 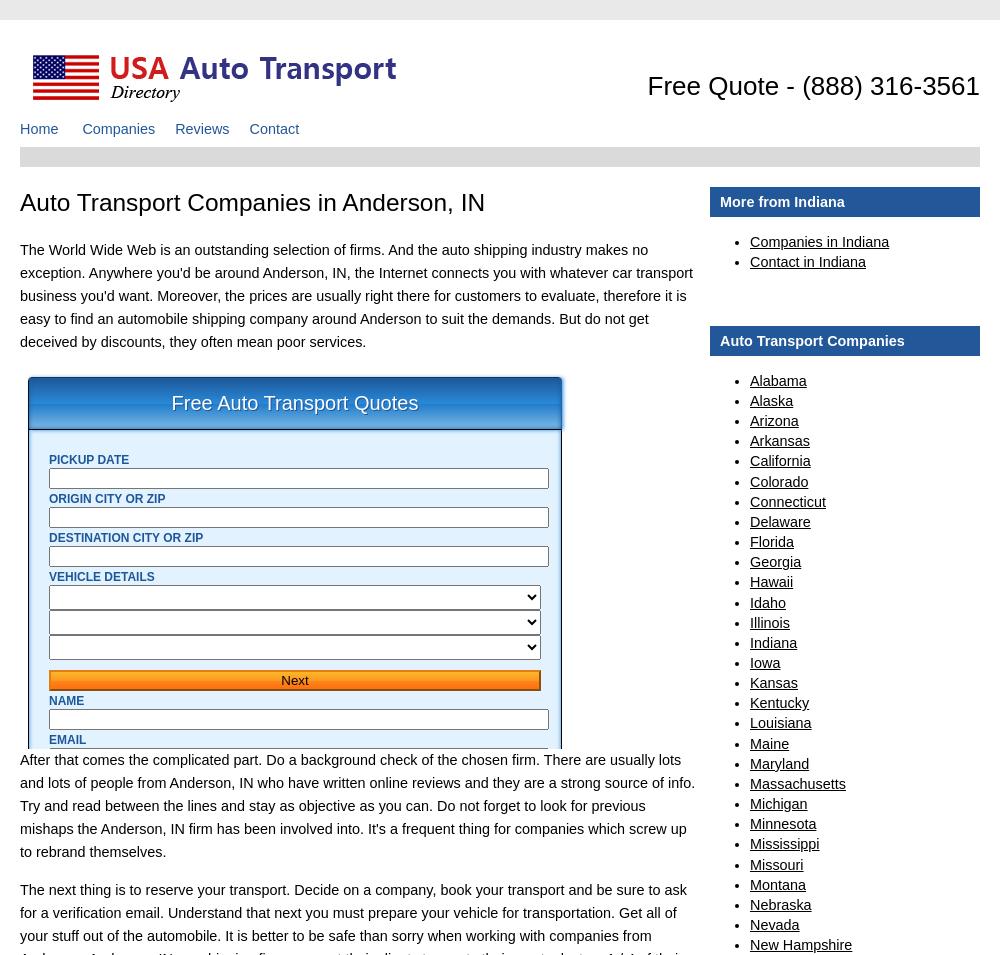 What do you see at coordinates (355, 294) in the screenshot?
I see `'The World Wide Web is an outstanding selection of firms. And the auto shipping industry makes no exception. Anywhere you'd be around Anderson, IN, the Internet connects you with whatever car transport business you'd want. Moreover, the prices are usually right there for customers to evaluate, therefore it is easy to find an automobile shipping company around Anderson to suit the demands. But do not get deceived by discounts, they often mean poor services.'` at bounding box center [355, 294].